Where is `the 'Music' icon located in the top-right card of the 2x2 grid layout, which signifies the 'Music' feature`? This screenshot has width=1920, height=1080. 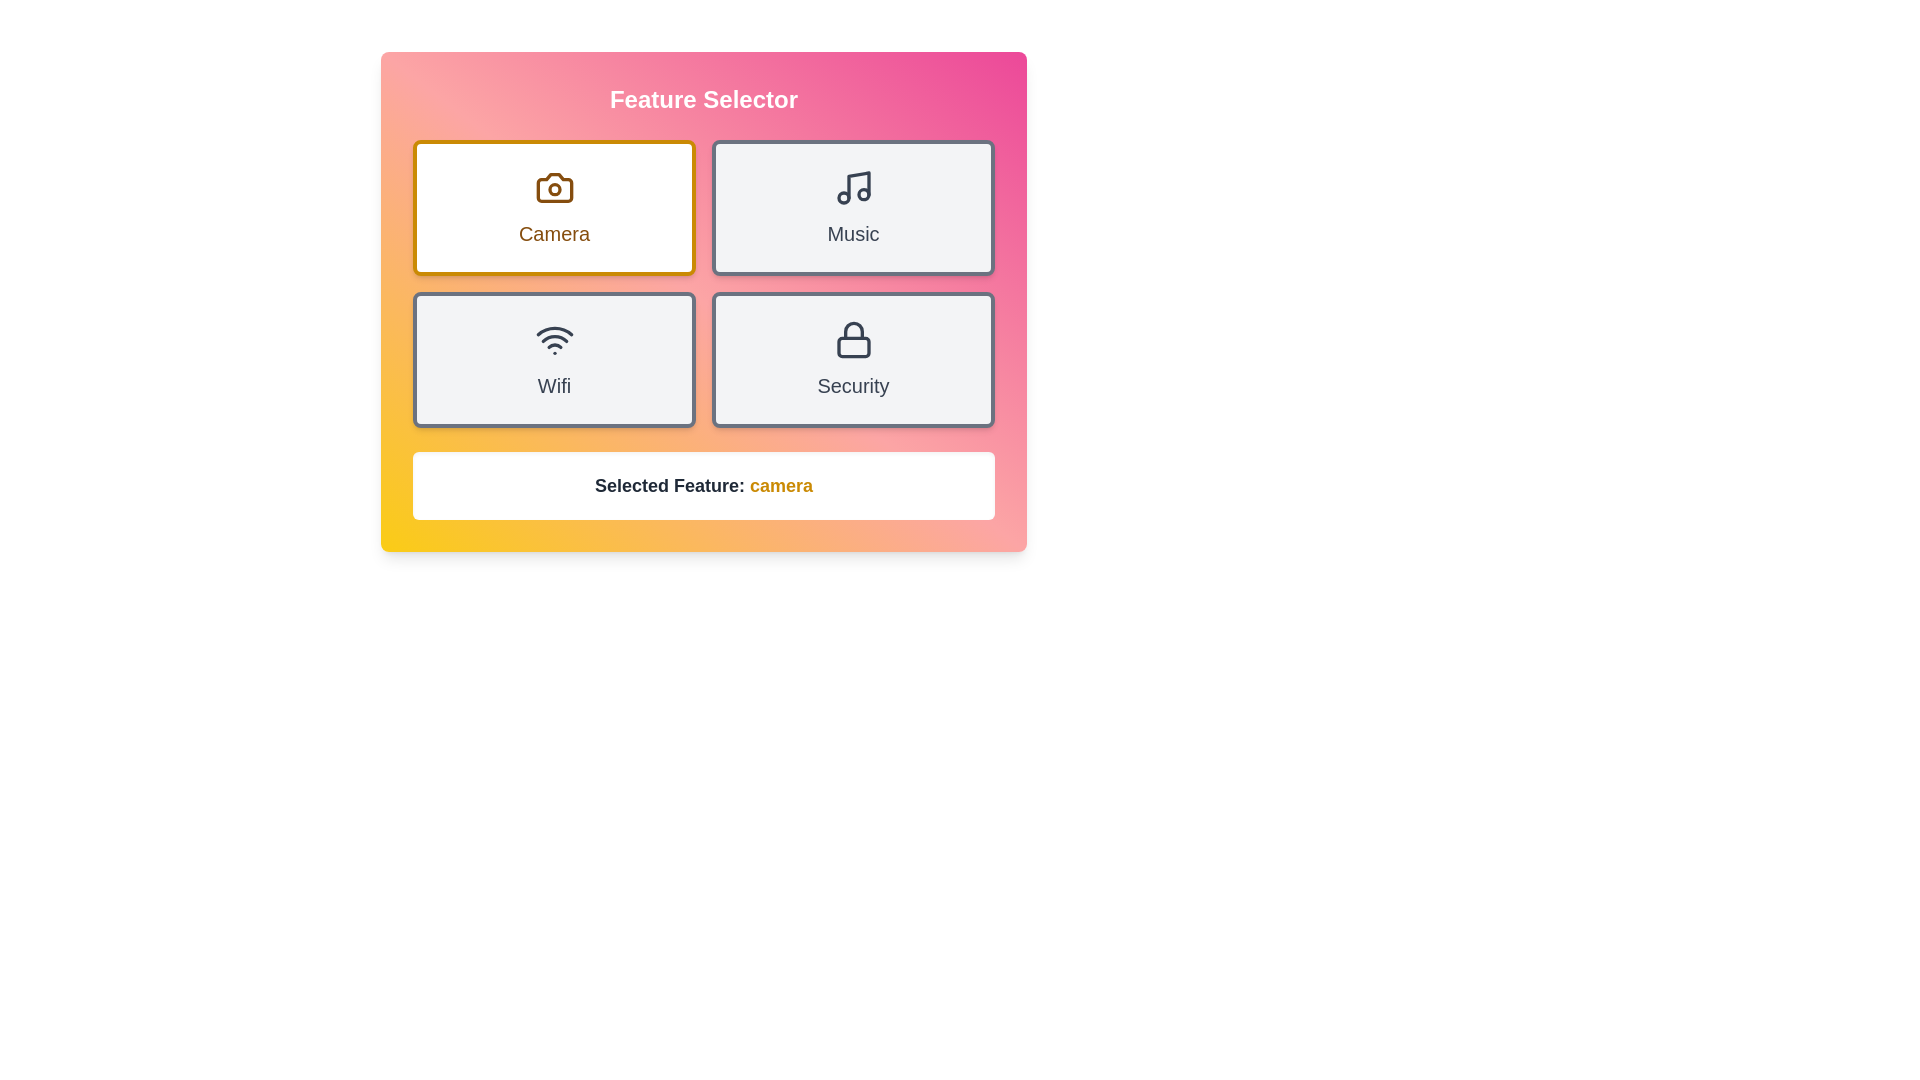 the 'Music' icon located in the top-right card of the 2x2 grid layout, which signifies the 'Music' feature is located at coordinates (853, 188).